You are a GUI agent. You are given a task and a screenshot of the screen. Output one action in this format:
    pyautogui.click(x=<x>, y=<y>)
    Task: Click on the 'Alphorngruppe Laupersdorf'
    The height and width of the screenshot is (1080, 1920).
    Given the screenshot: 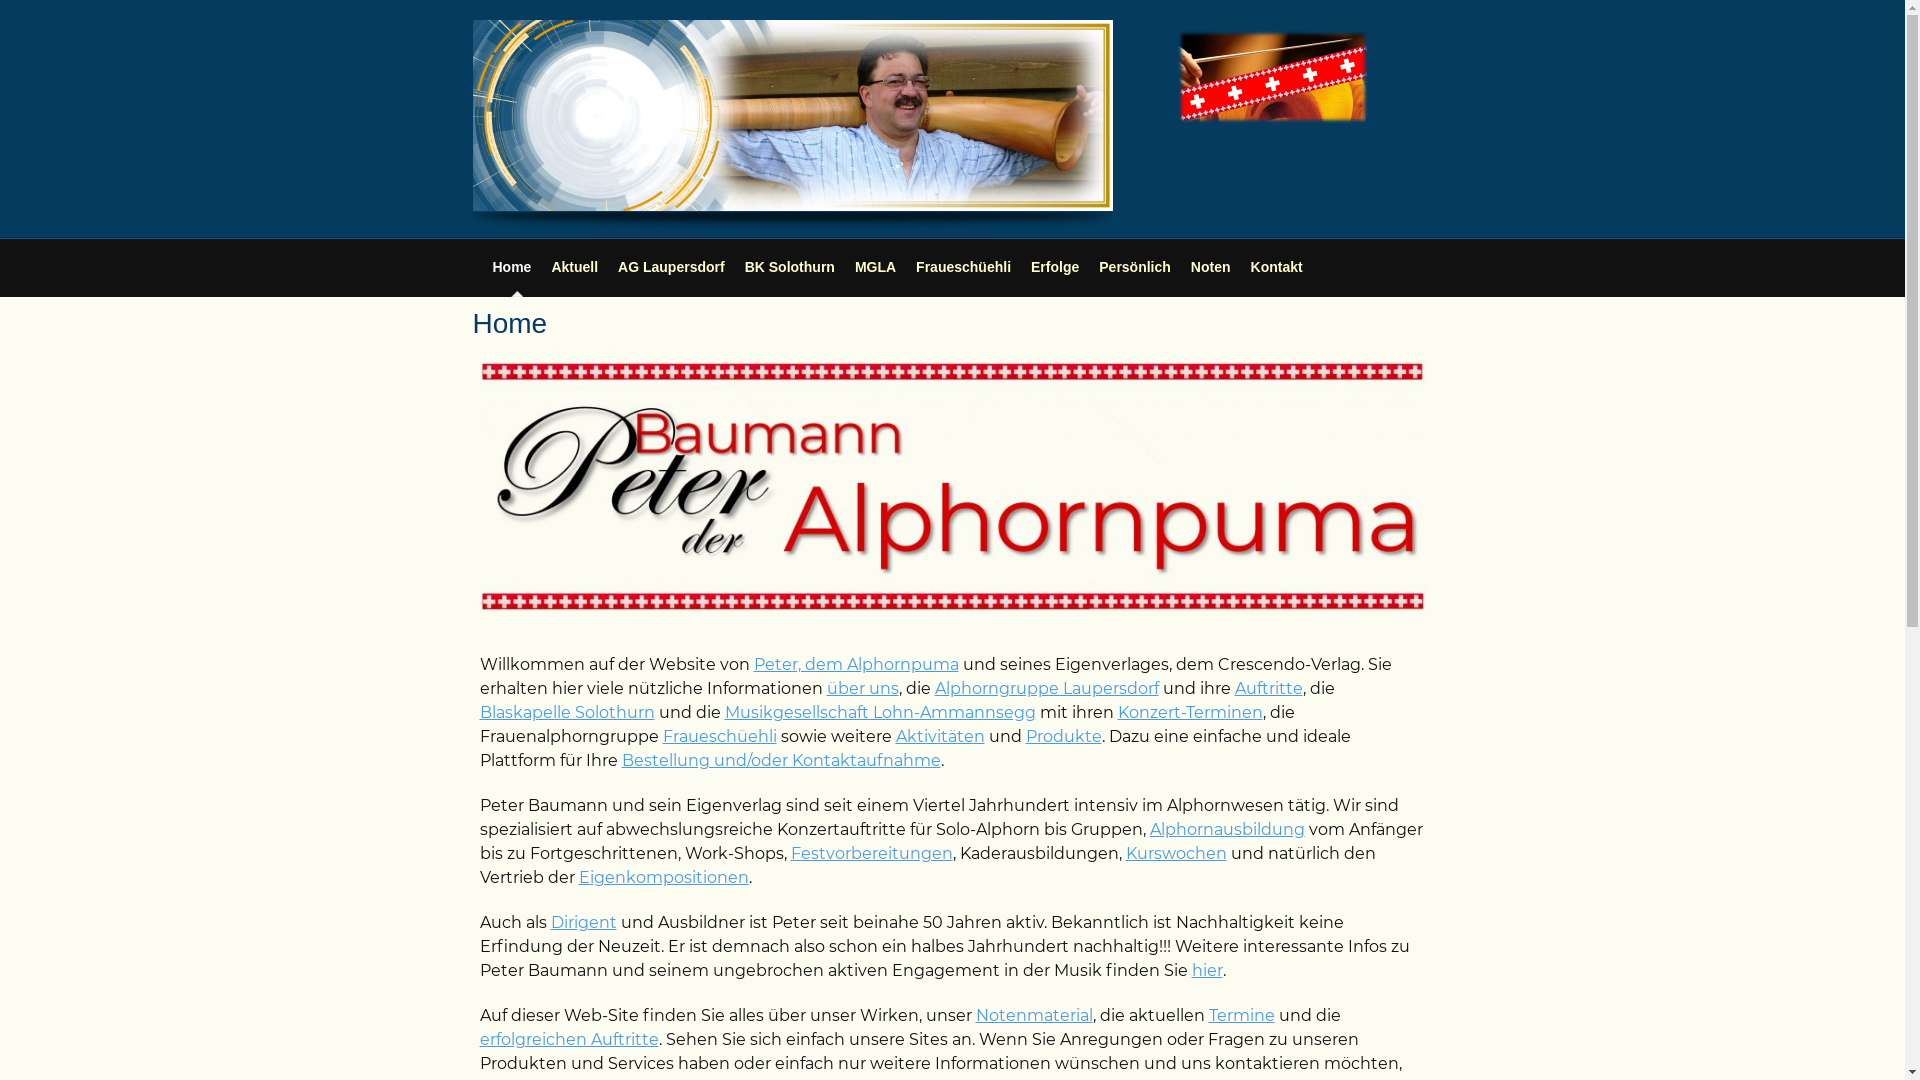 What is the action you would take?
    pyautogui.click(x=1045, y=687)
    